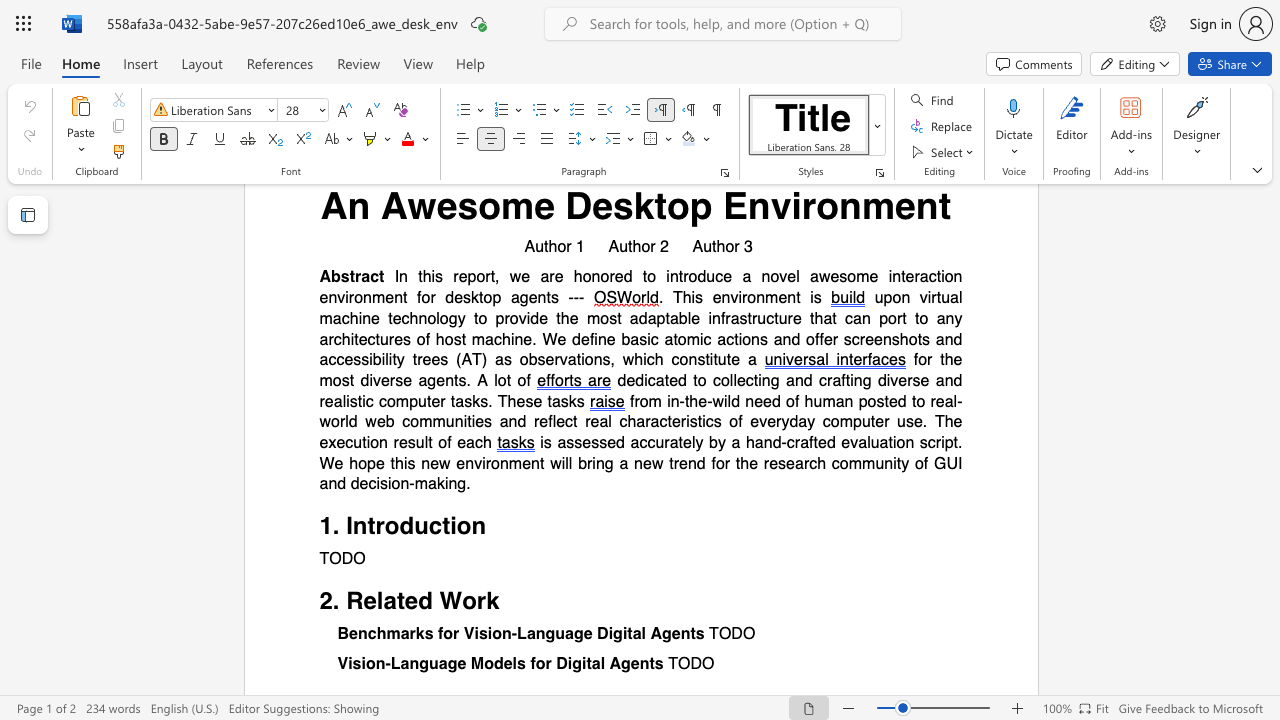 This screenshot has width=1280, height=720. What do you see at coordinates (557, 442) in the screenshot?
I see `the subset text "assessed accurately by a hand-crafted" within the text "is assessed accurately by a hand-crafted evaluation script. We hope this"` at bounding box center [557, 442].